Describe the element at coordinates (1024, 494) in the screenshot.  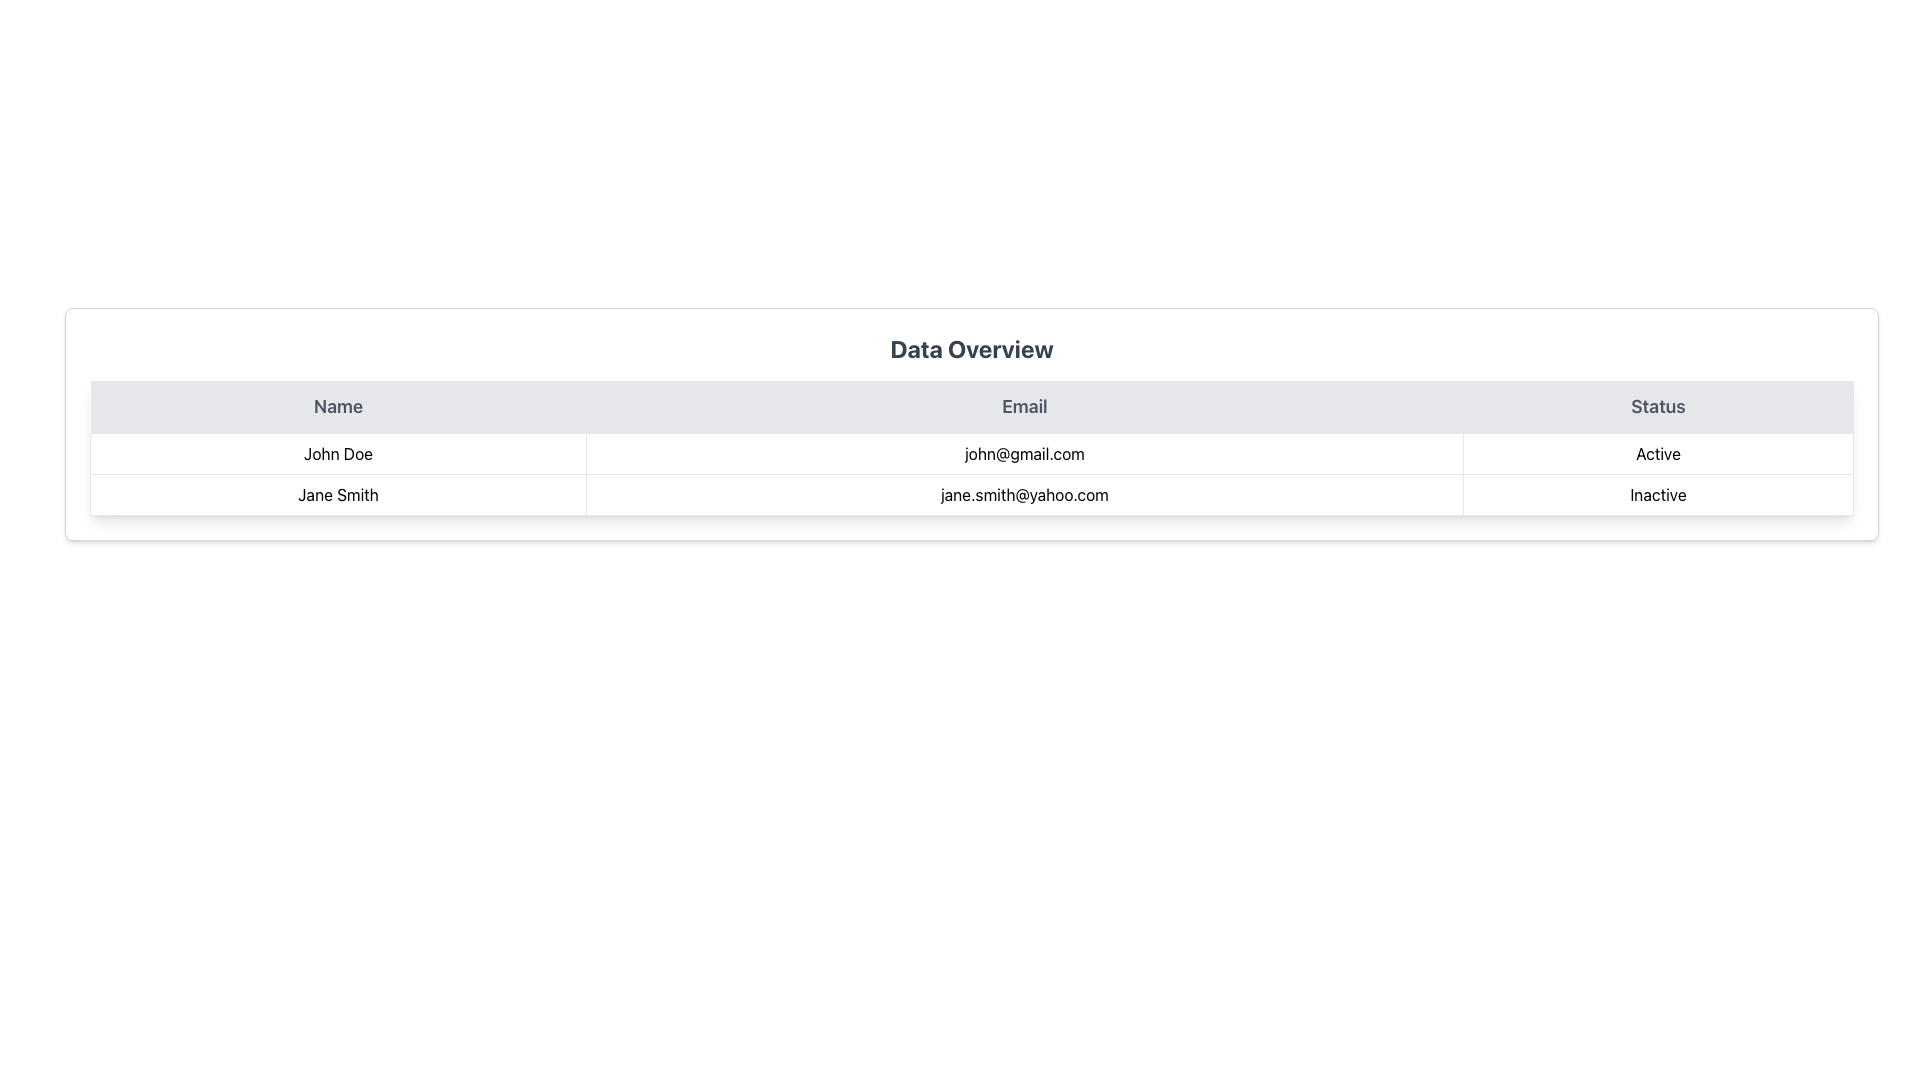
I see `the static text displaying the user's email address in the second row of the table under the 'Email' column` at that location.